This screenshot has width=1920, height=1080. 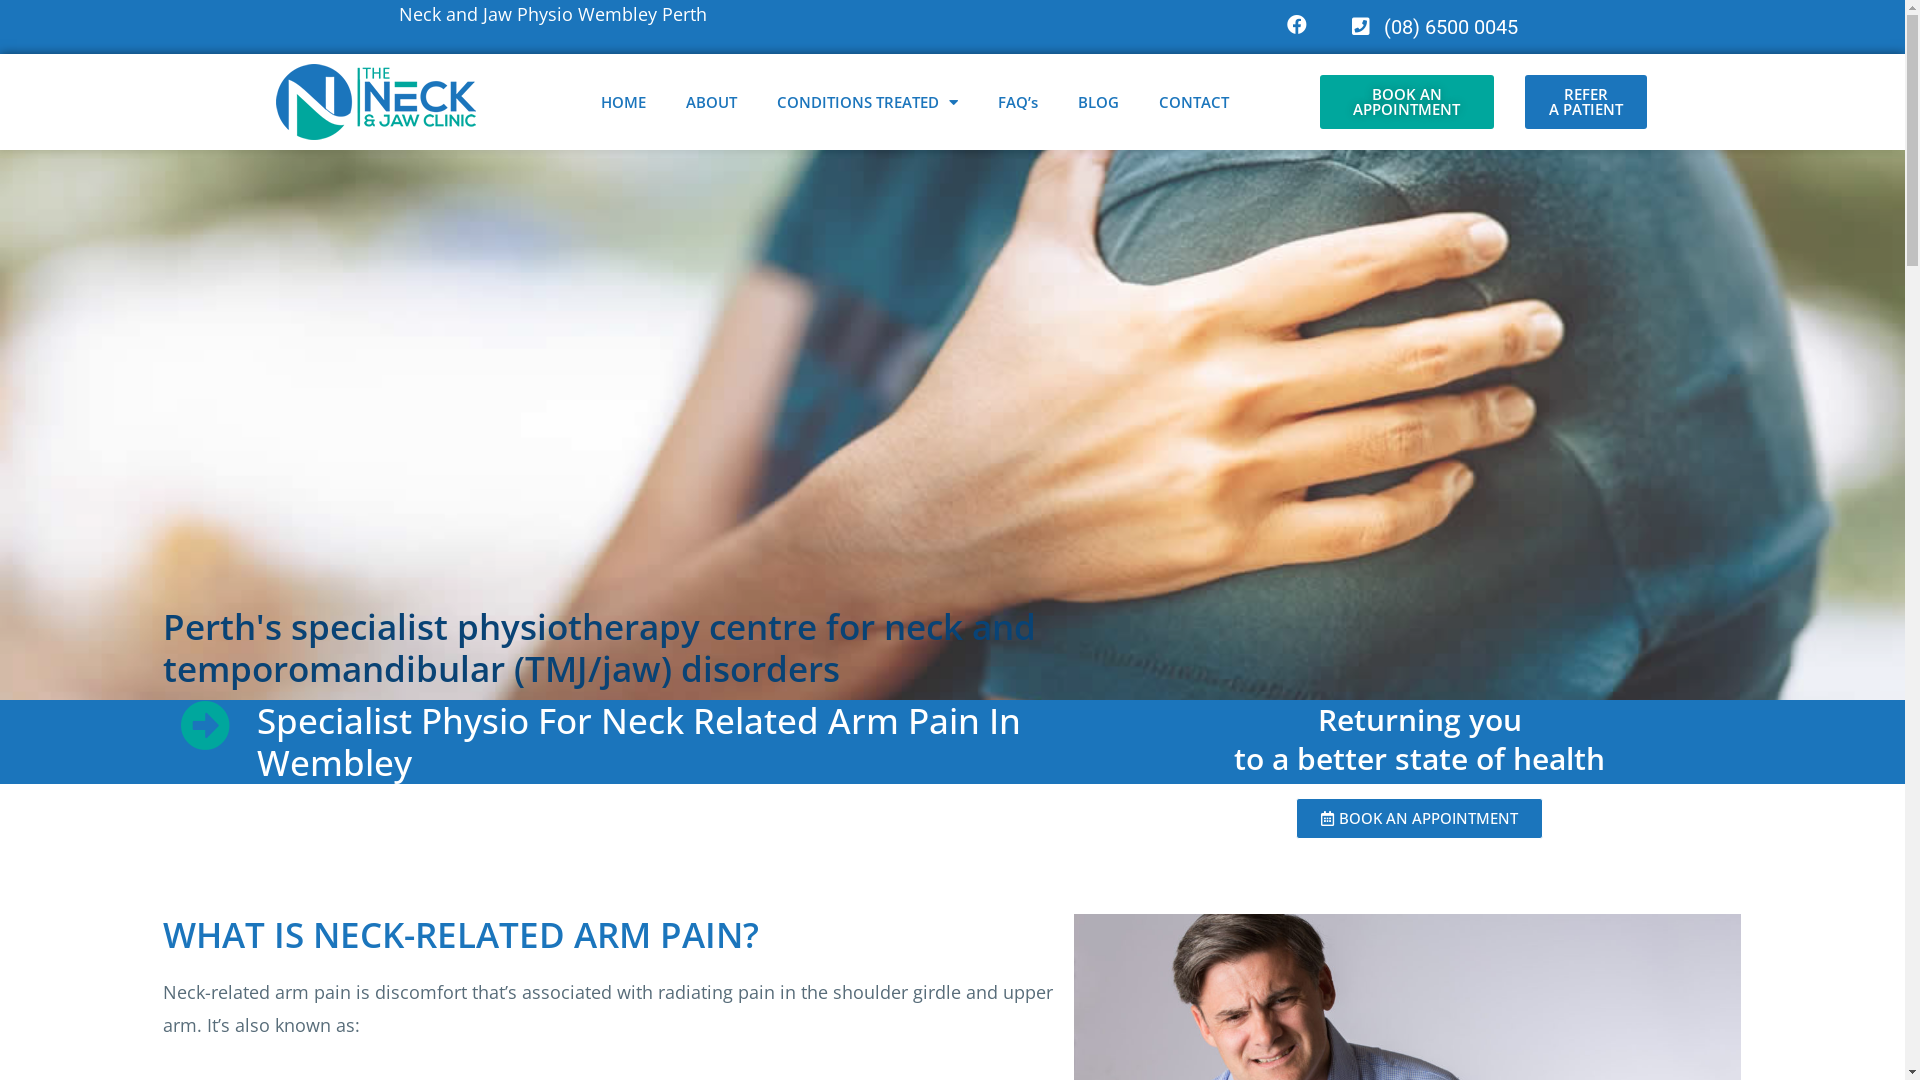 What do you see at coordinates (1584, 101) in the screenshot?
I see `'REFER` at bounding box center [1584, 101].